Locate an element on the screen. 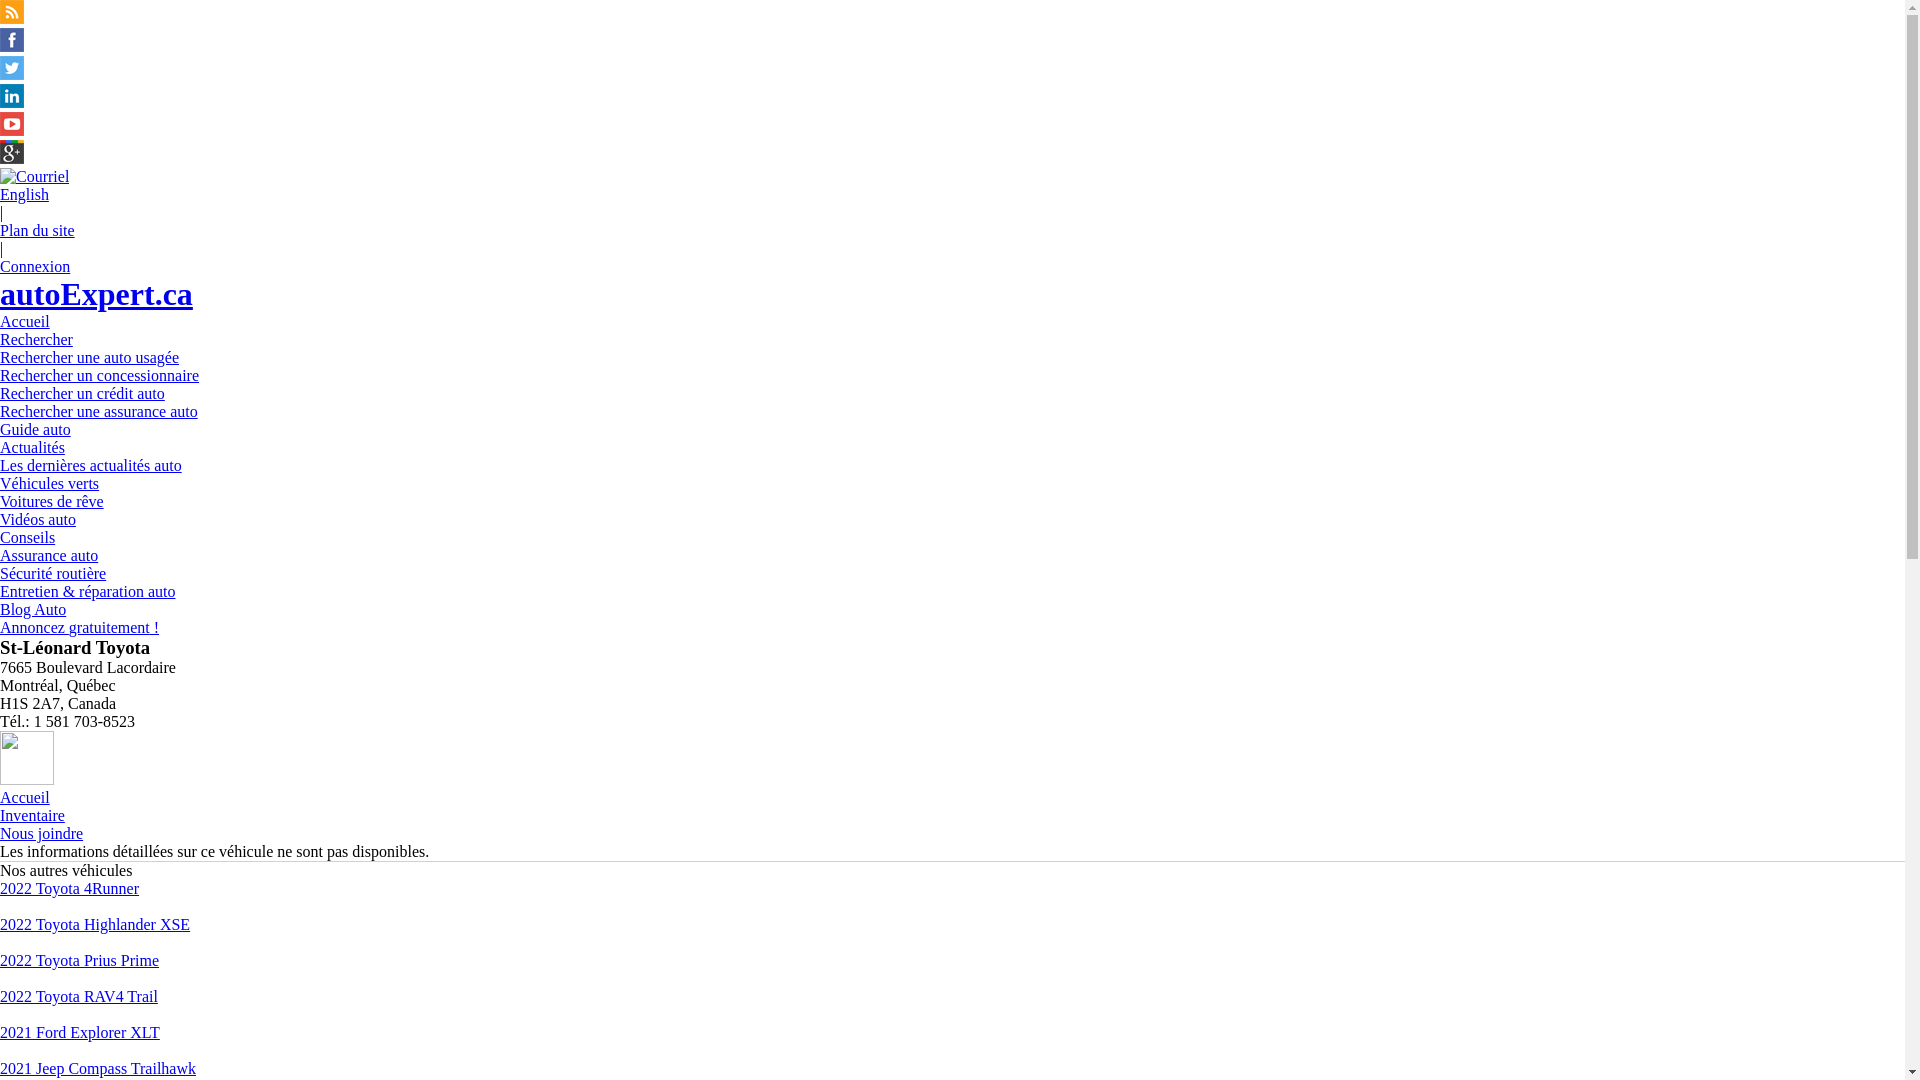 Image resolution: width=1920 pixels, height=1080 pixels. '2022 Toyota RAV4 Trail' is located at coordinates (0, 996).